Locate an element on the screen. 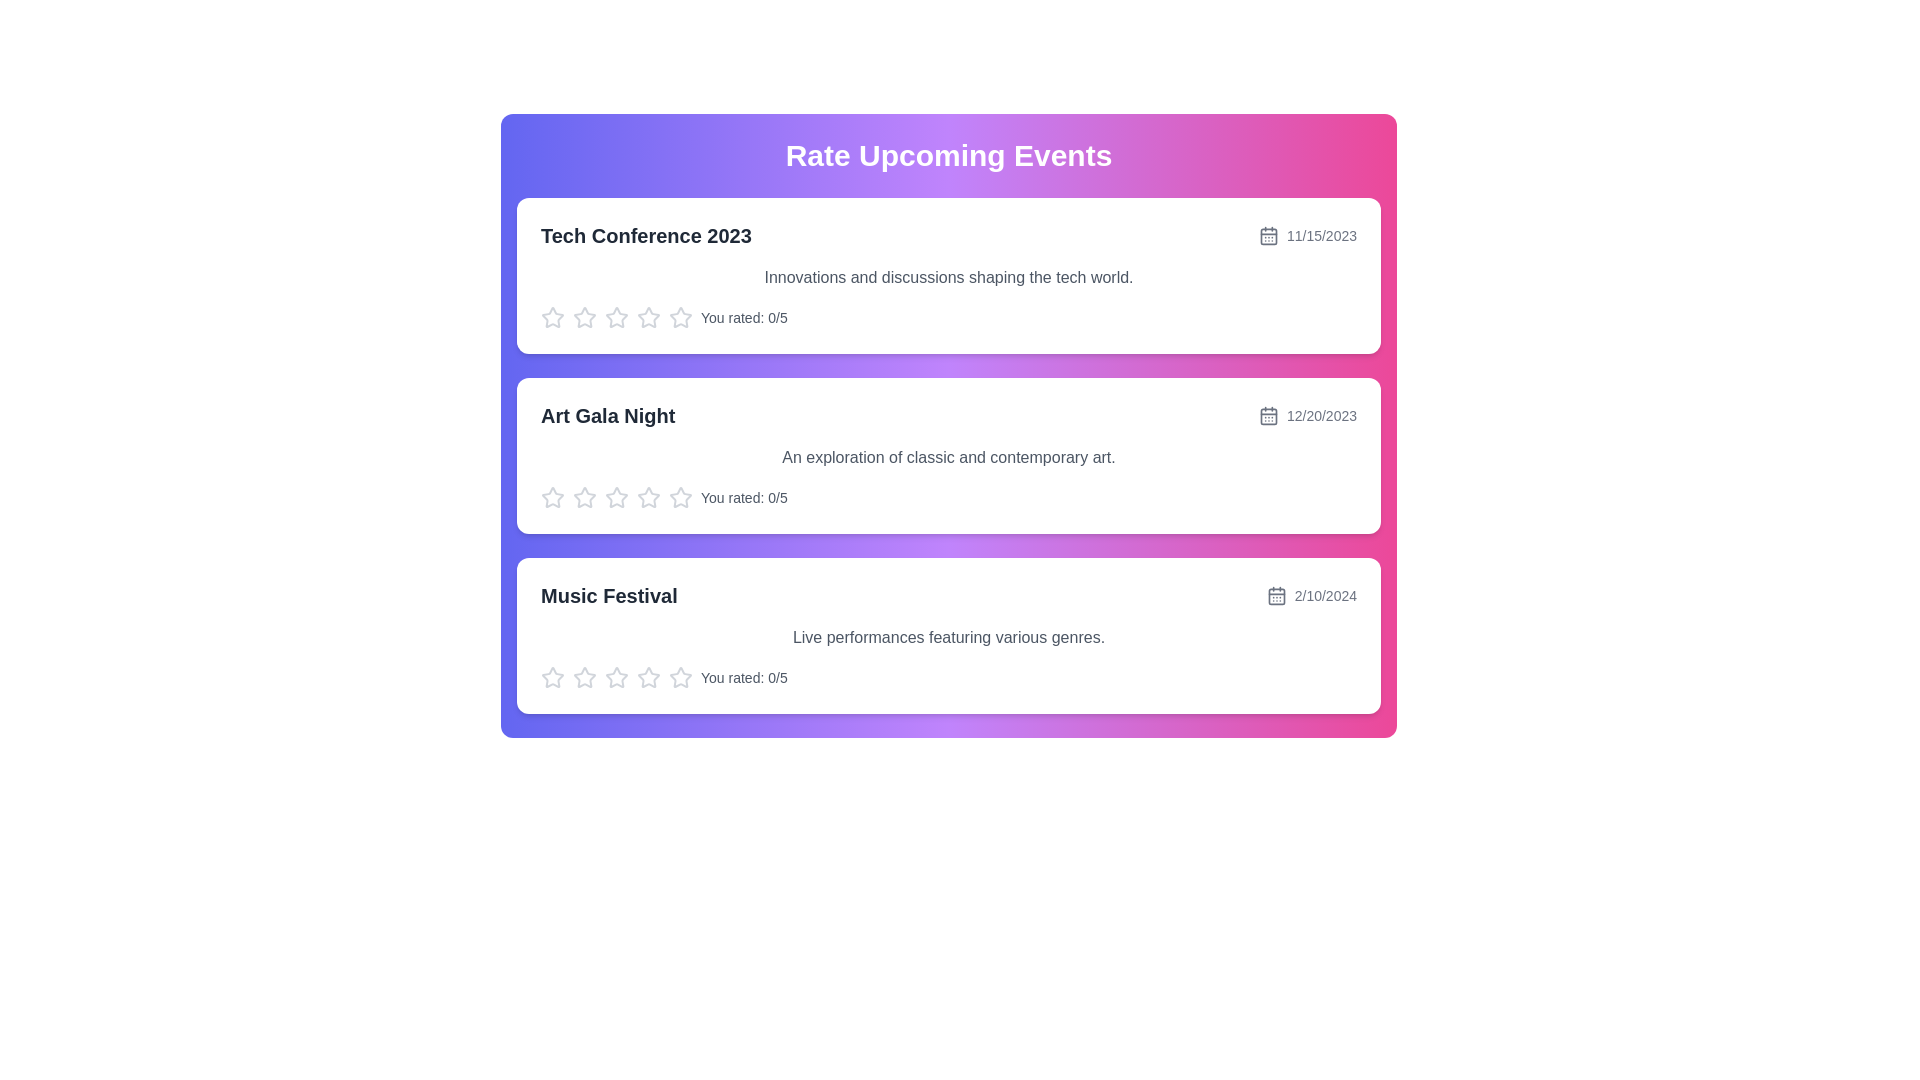 The width and height of the screenshot is (1920, 1080). the Information display block for the event 'Art Gala Night' located in the second card of the middle section, between 'Tech Conference 2023' and 'Music Festival' is located at coordinates (948, 415).